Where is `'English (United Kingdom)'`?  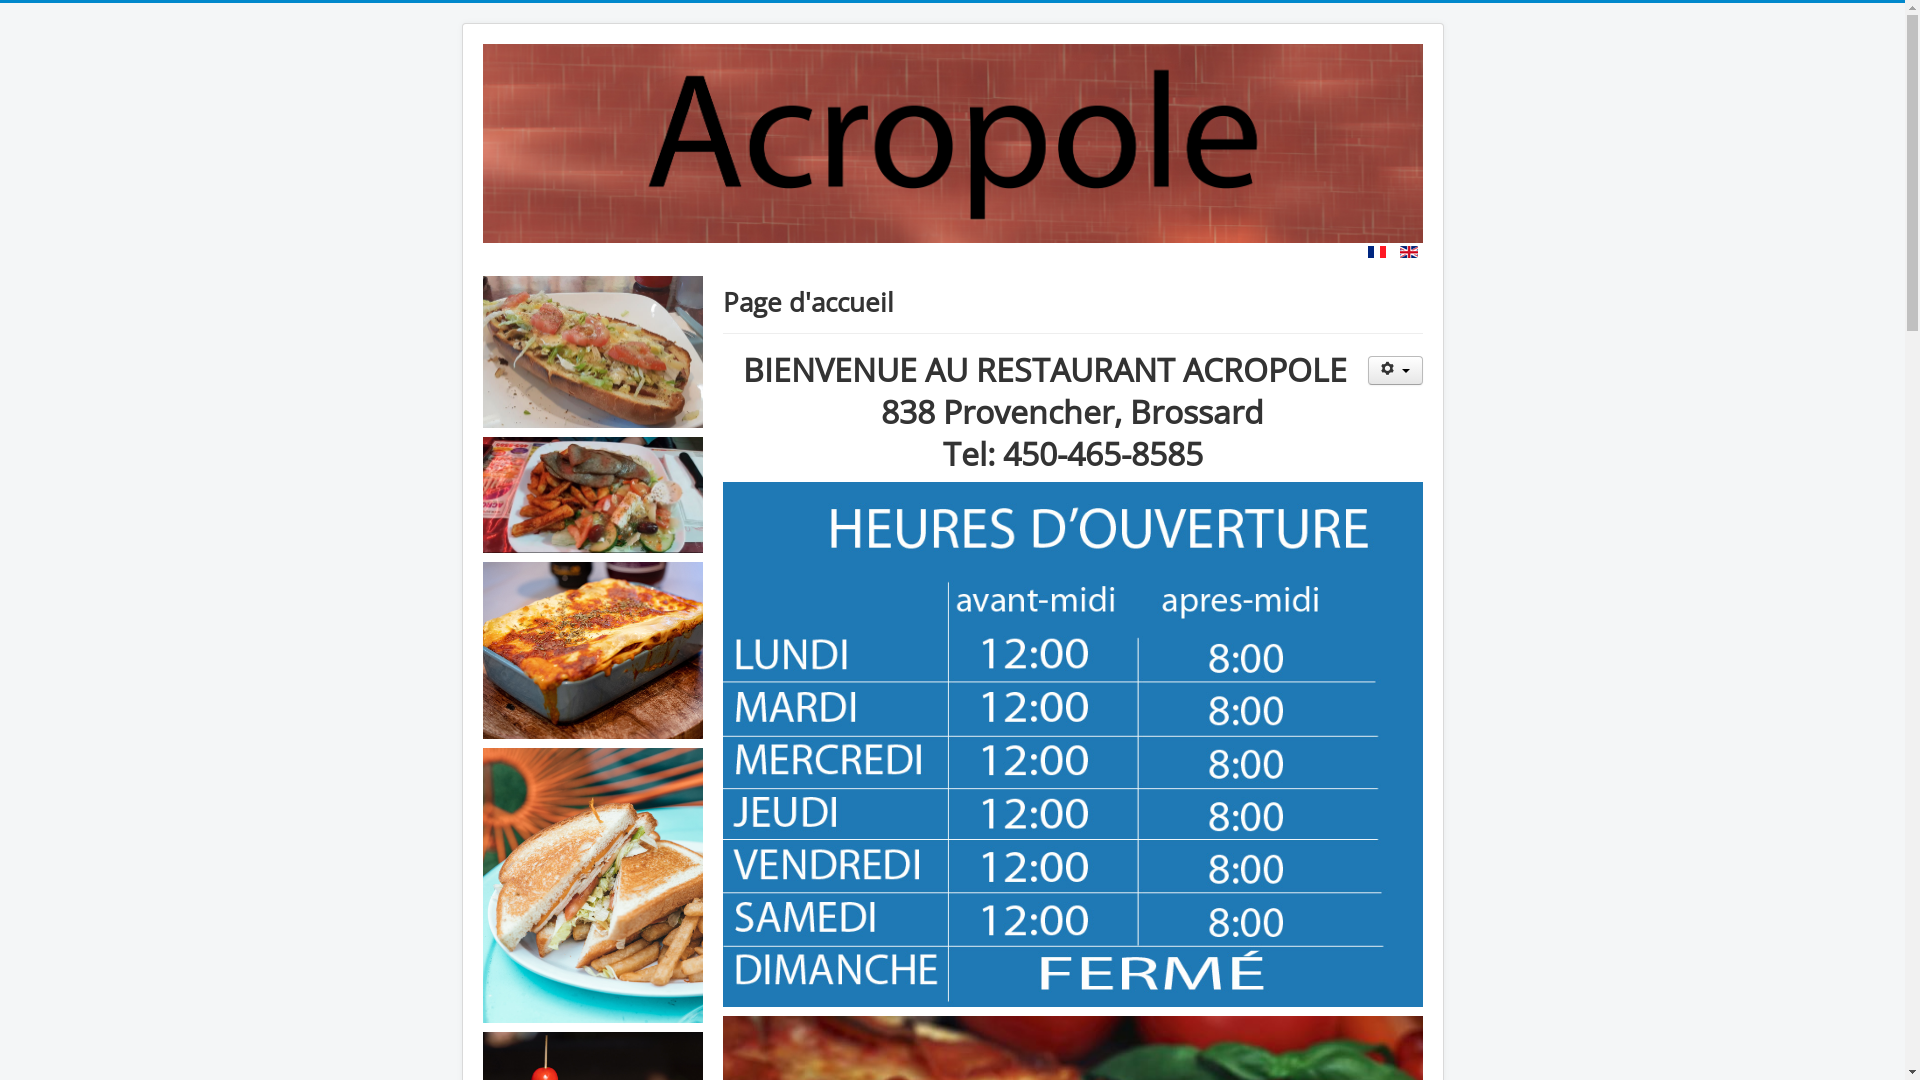 'English (United Kingdom)' is located at coordinates (1408, 250).